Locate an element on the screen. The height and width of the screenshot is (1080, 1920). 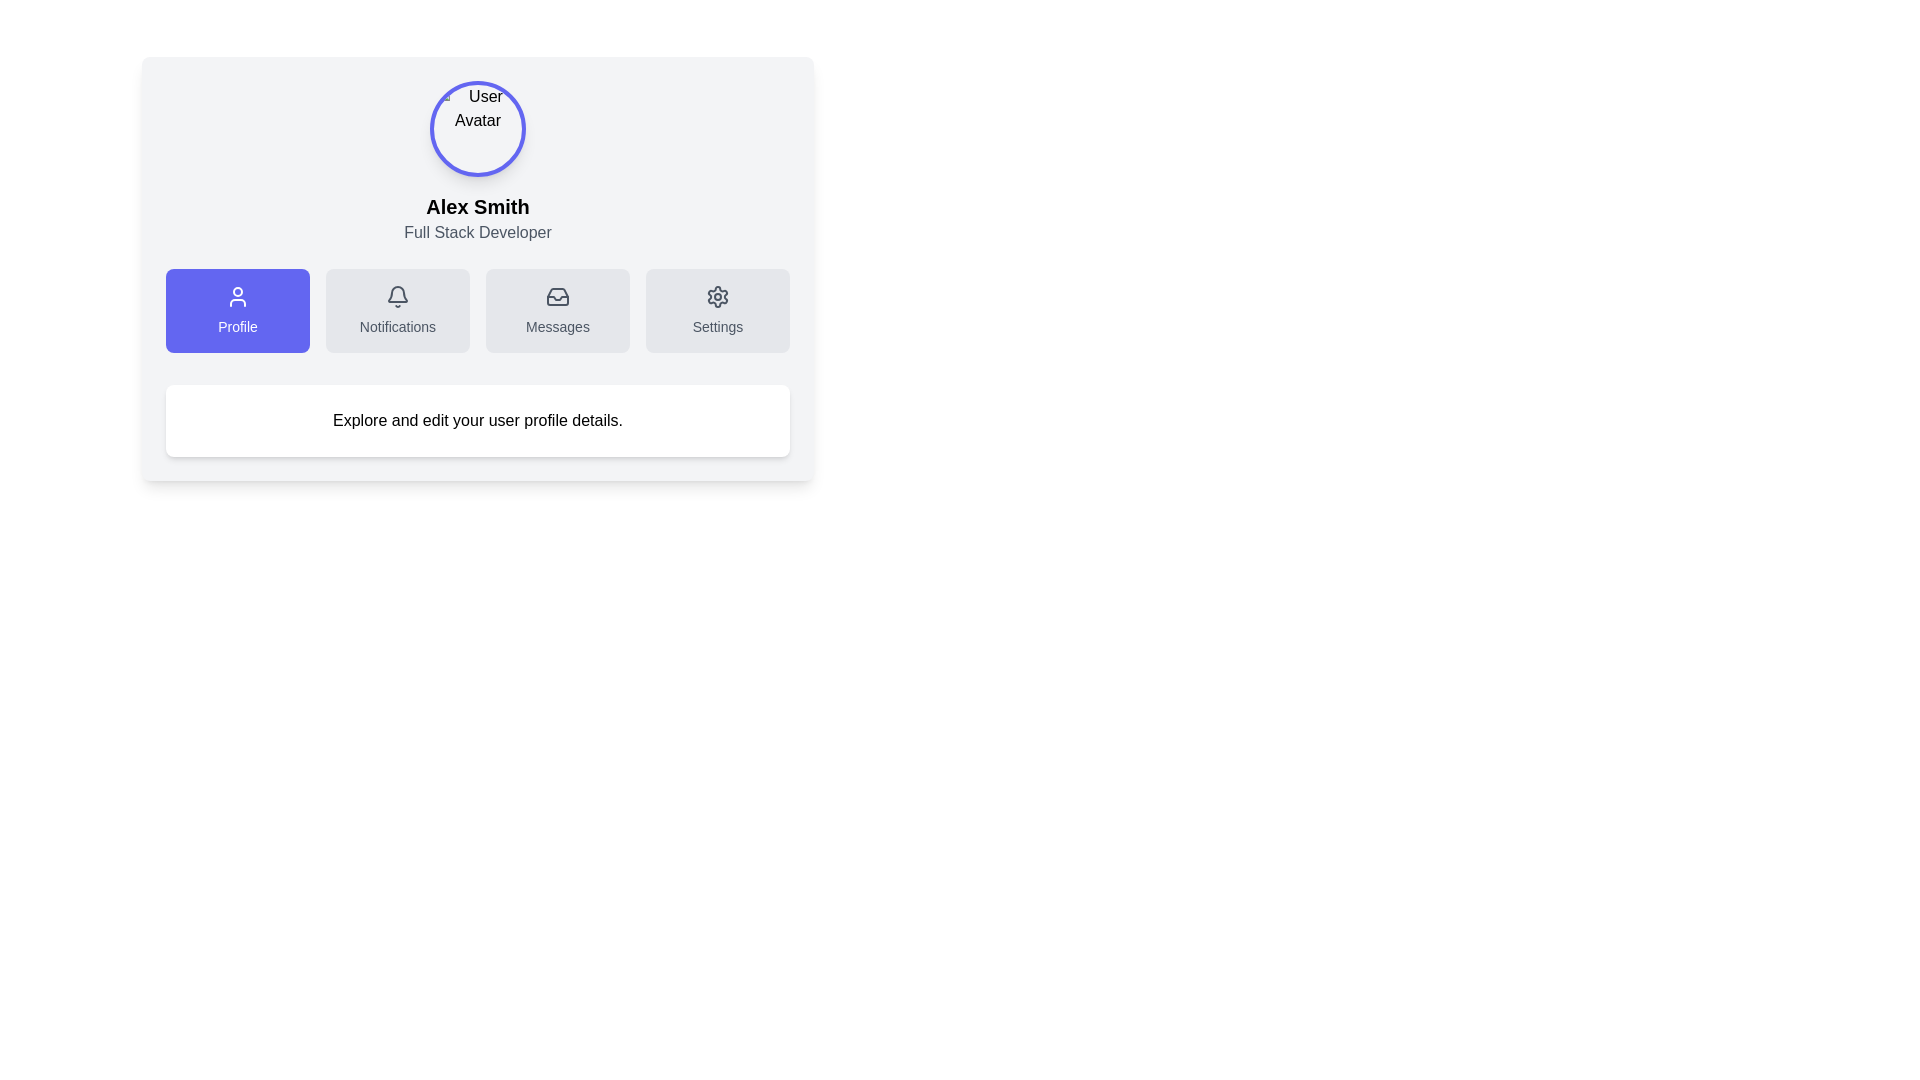
the 'Messages' navigation icon, which is the third element in the set of four navigation options (Profile, Notifications, Messages, Settings) is located at coordinates (557, 297).